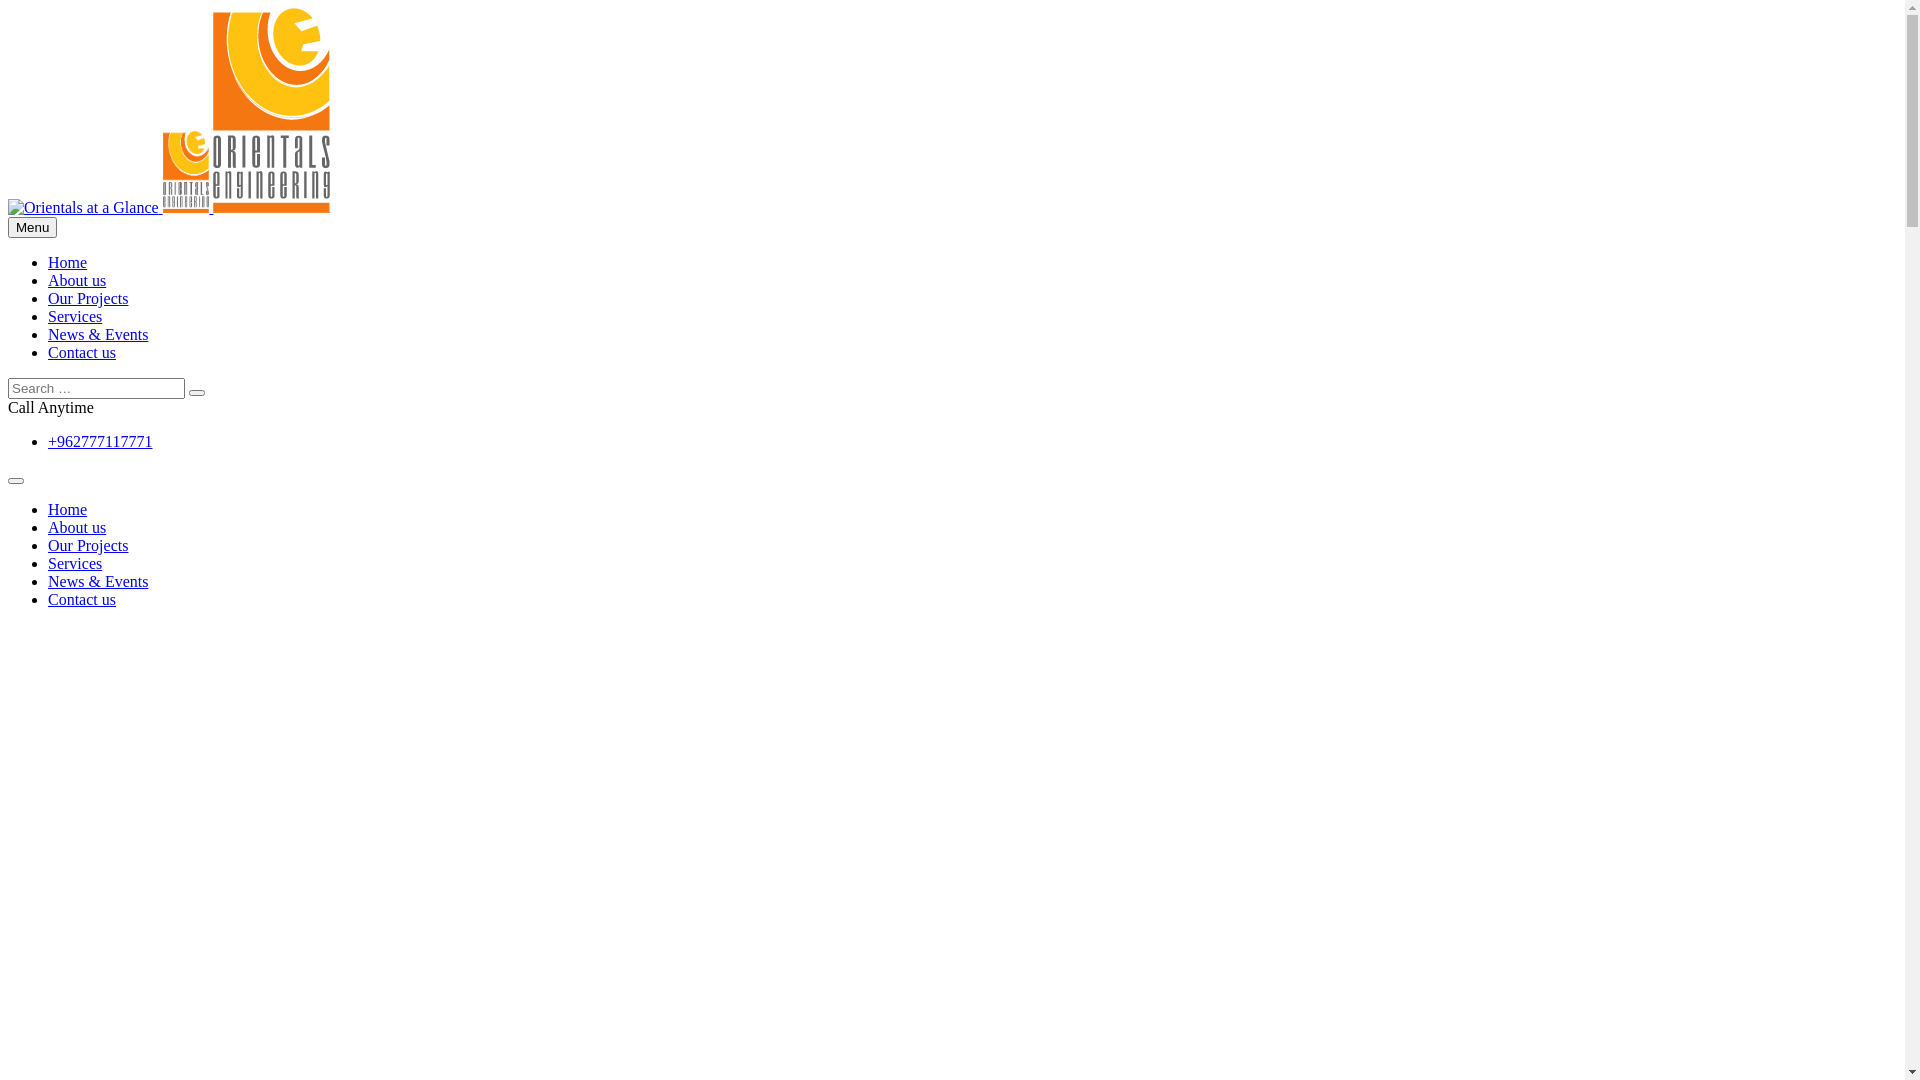 Image resolution: width=1920 pixels, height=1080 pixels. Describe the element at coordinates (99, 440) in the screenshot. I see `'+962777117771'` at that location.